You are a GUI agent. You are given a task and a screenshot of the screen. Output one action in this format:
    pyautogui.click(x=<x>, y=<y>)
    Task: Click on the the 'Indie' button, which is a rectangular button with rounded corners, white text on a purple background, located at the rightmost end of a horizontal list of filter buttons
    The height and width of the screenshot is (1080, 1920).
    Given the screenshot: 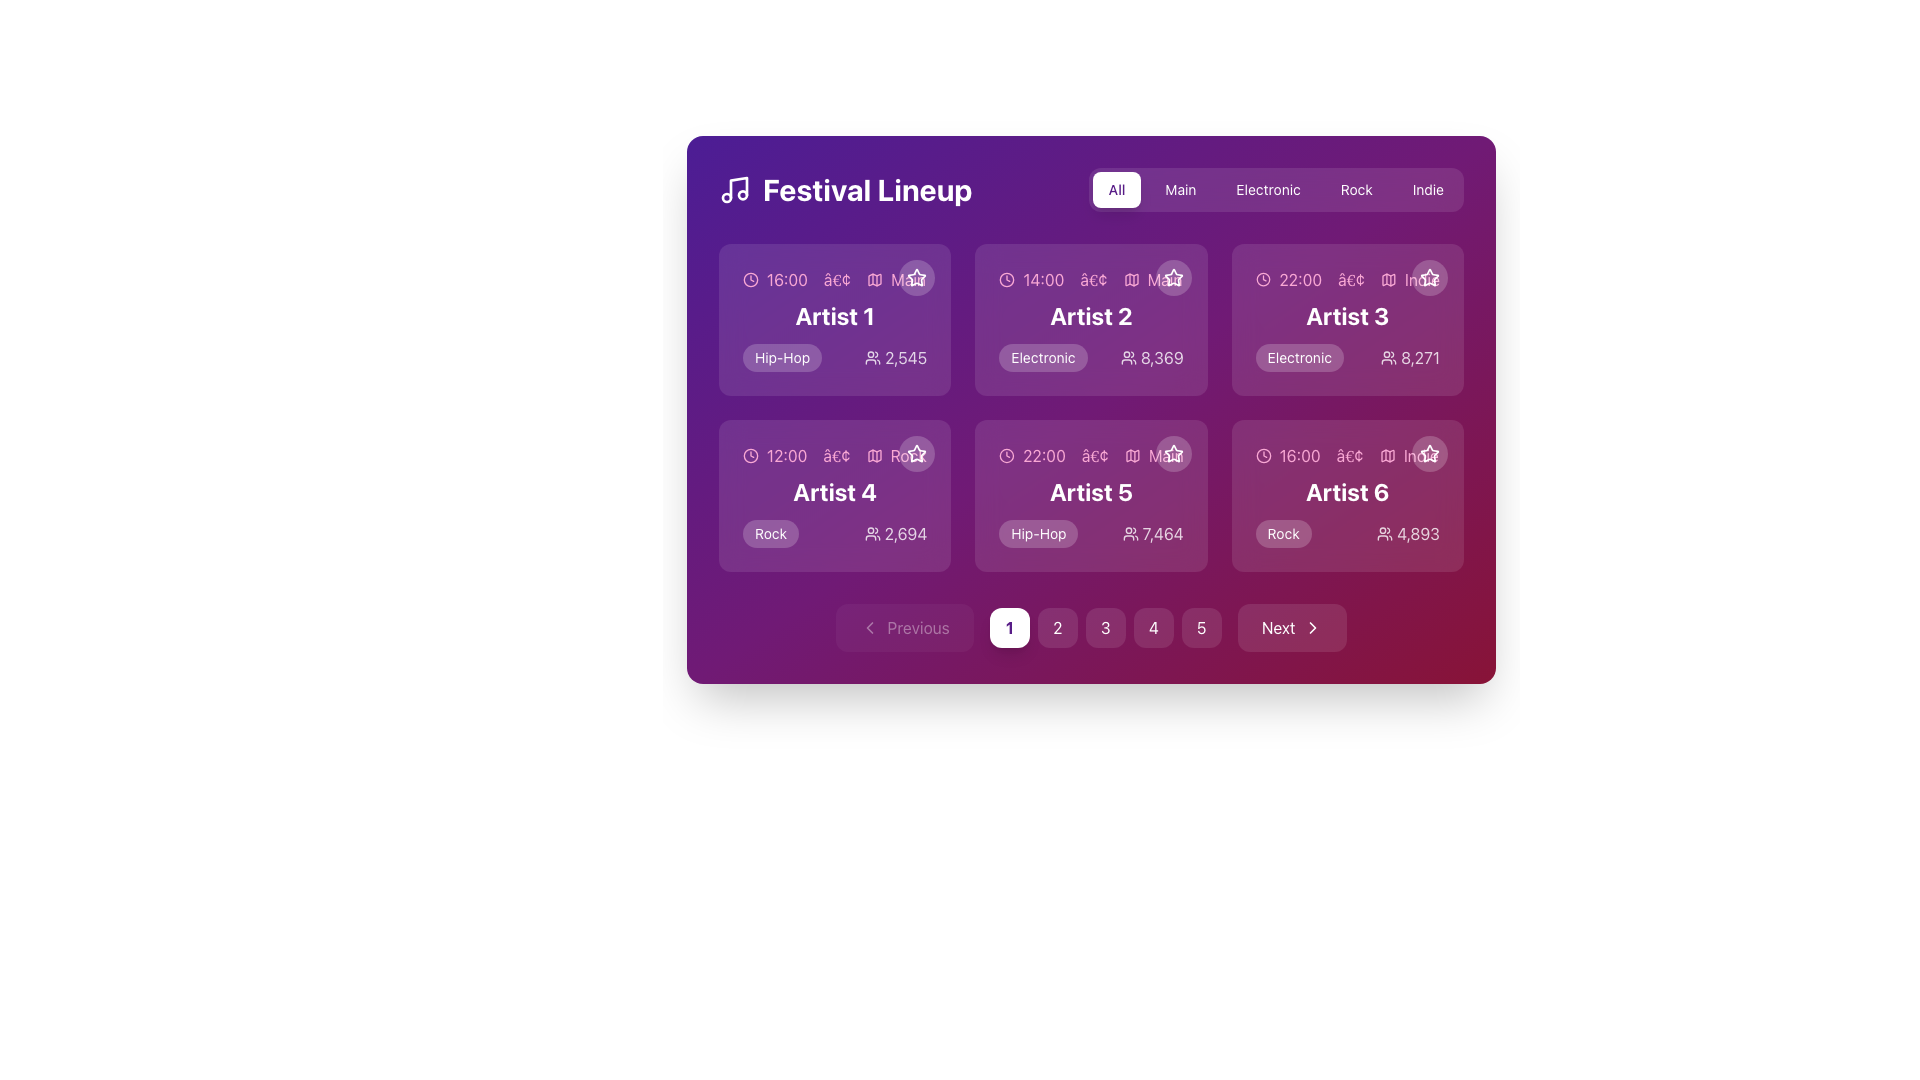 What is the action you would take?
    pyautogui.click(x=1427, y=189)
    